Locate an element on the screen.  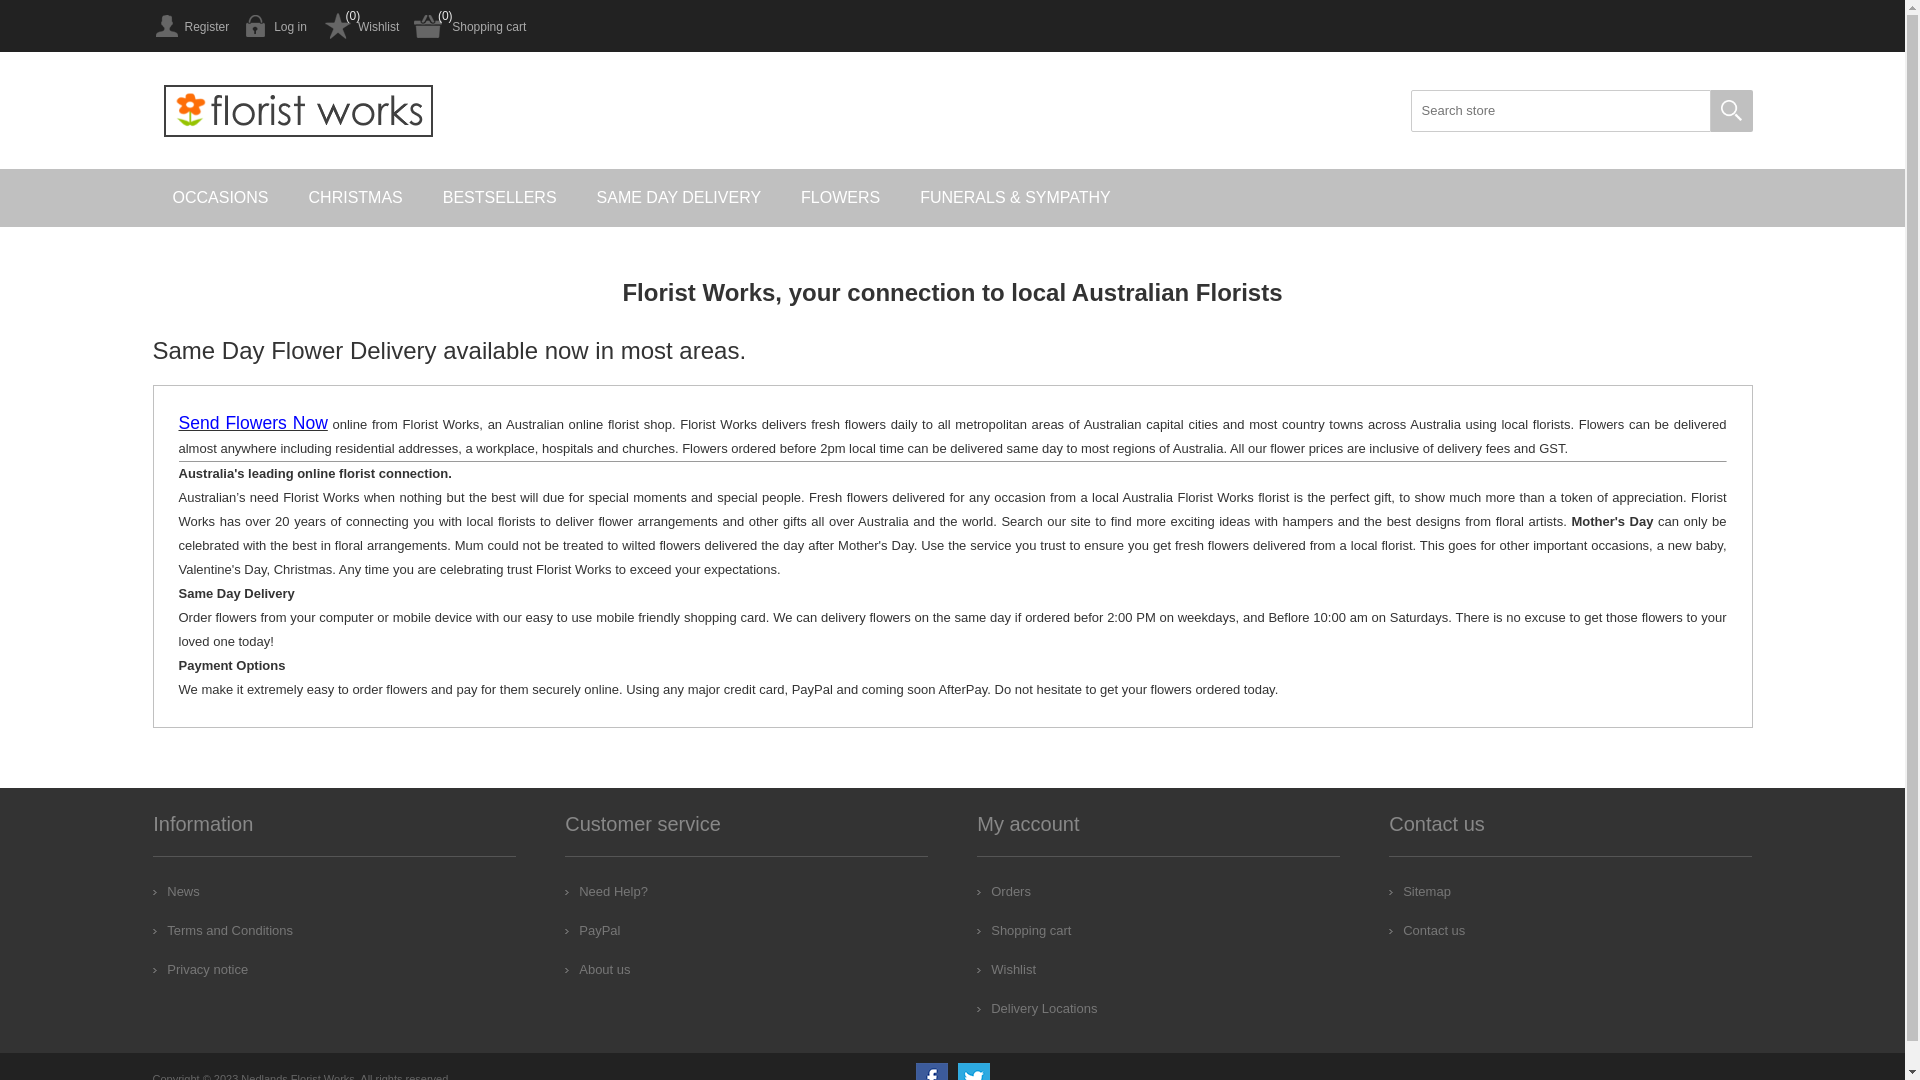
'Wishlist' is located at coordinates (360, 26).